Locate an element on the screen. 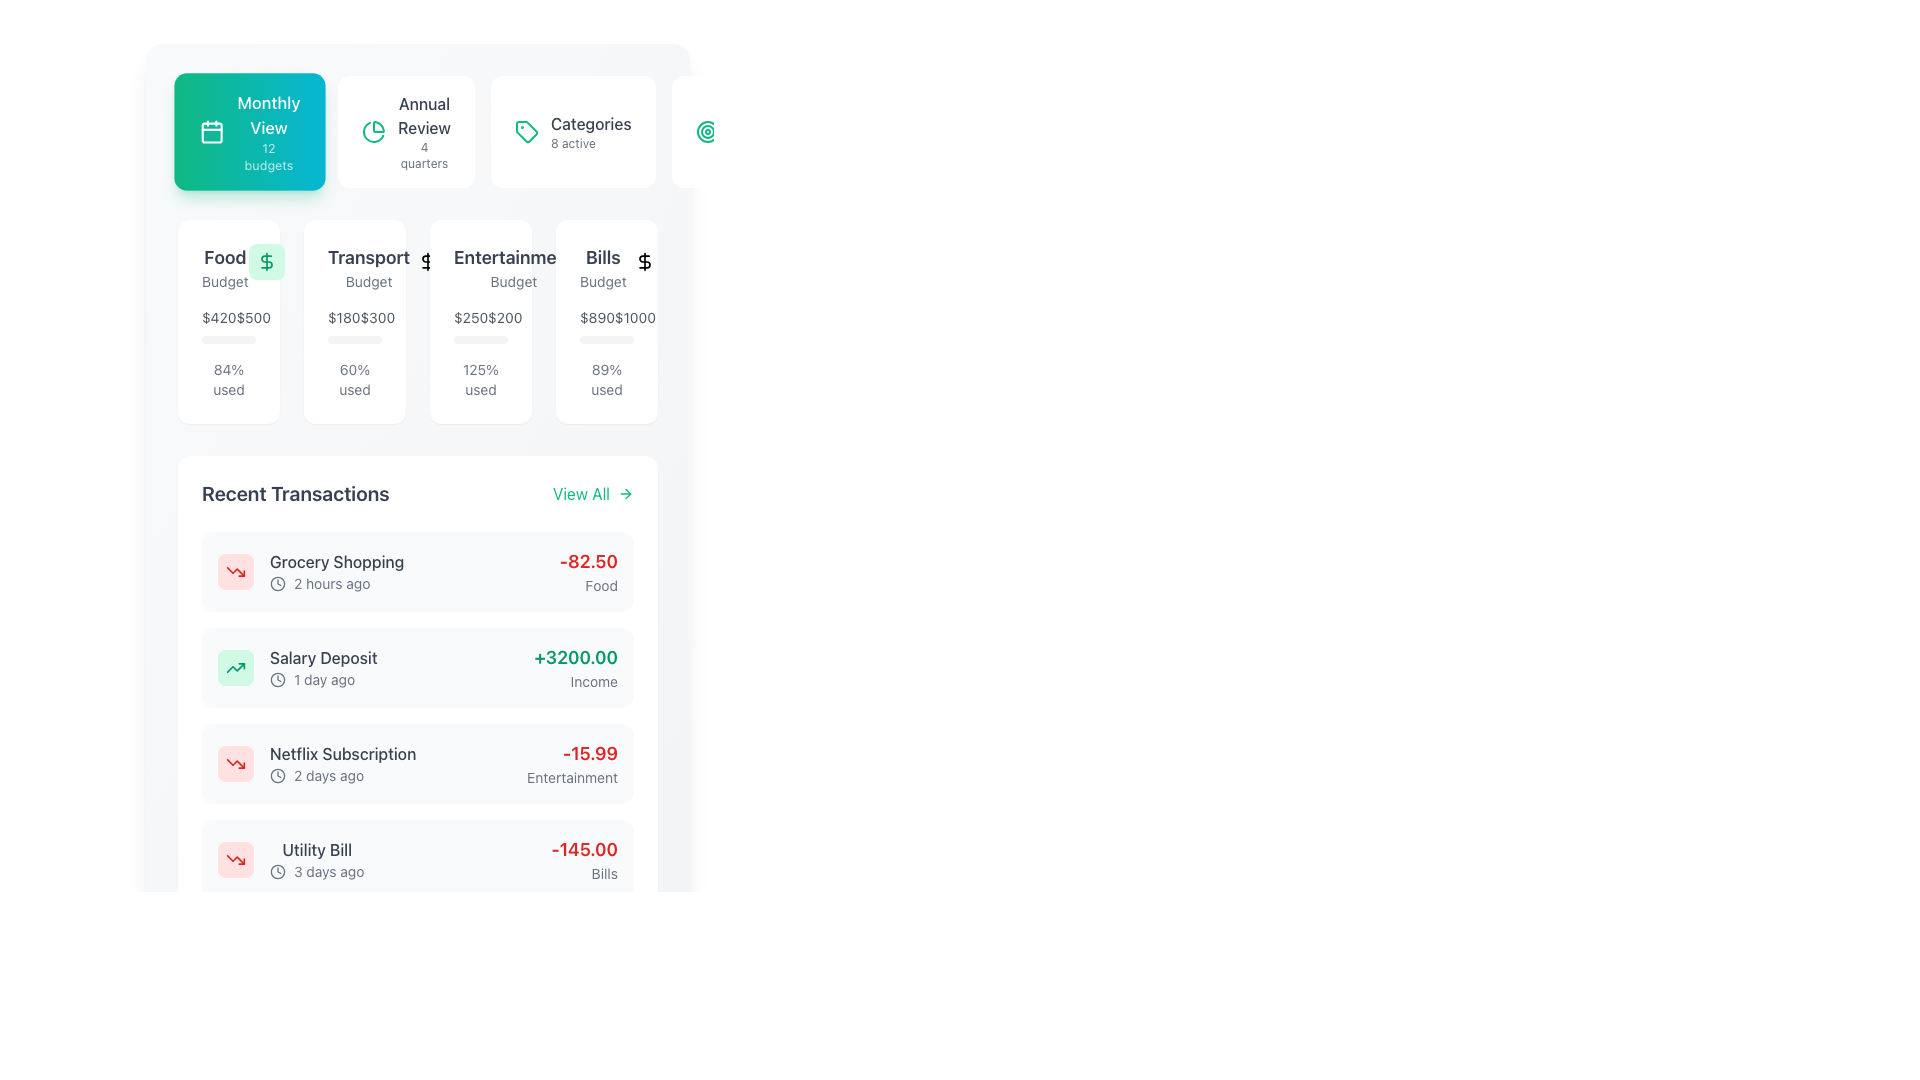  the descriptive text label categorizing the utility bill payment transaction located directly below the monetary amount '-145.00' in the 'Recent Transactions' section is located at coordinates (583, 873).